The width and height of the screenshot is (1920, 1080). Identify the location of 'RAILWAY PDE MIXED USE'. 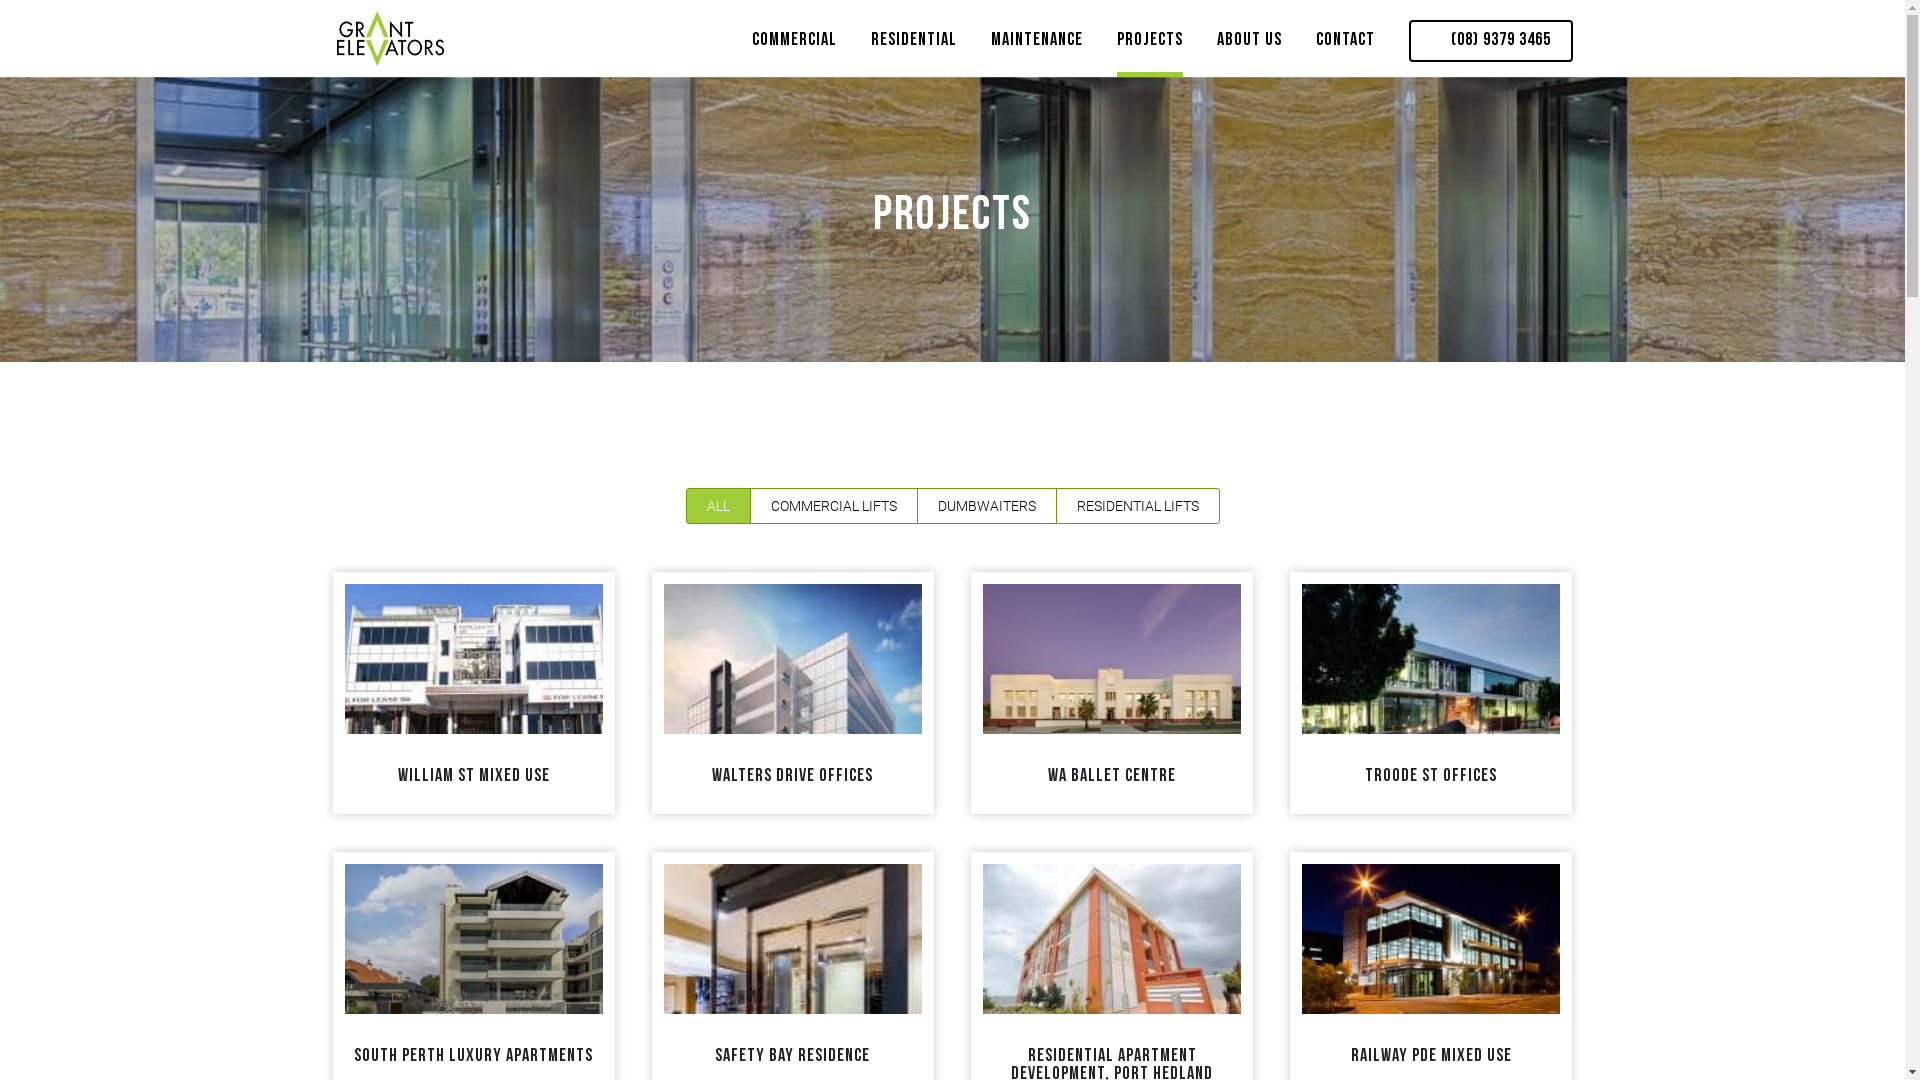
(1430, 1055).